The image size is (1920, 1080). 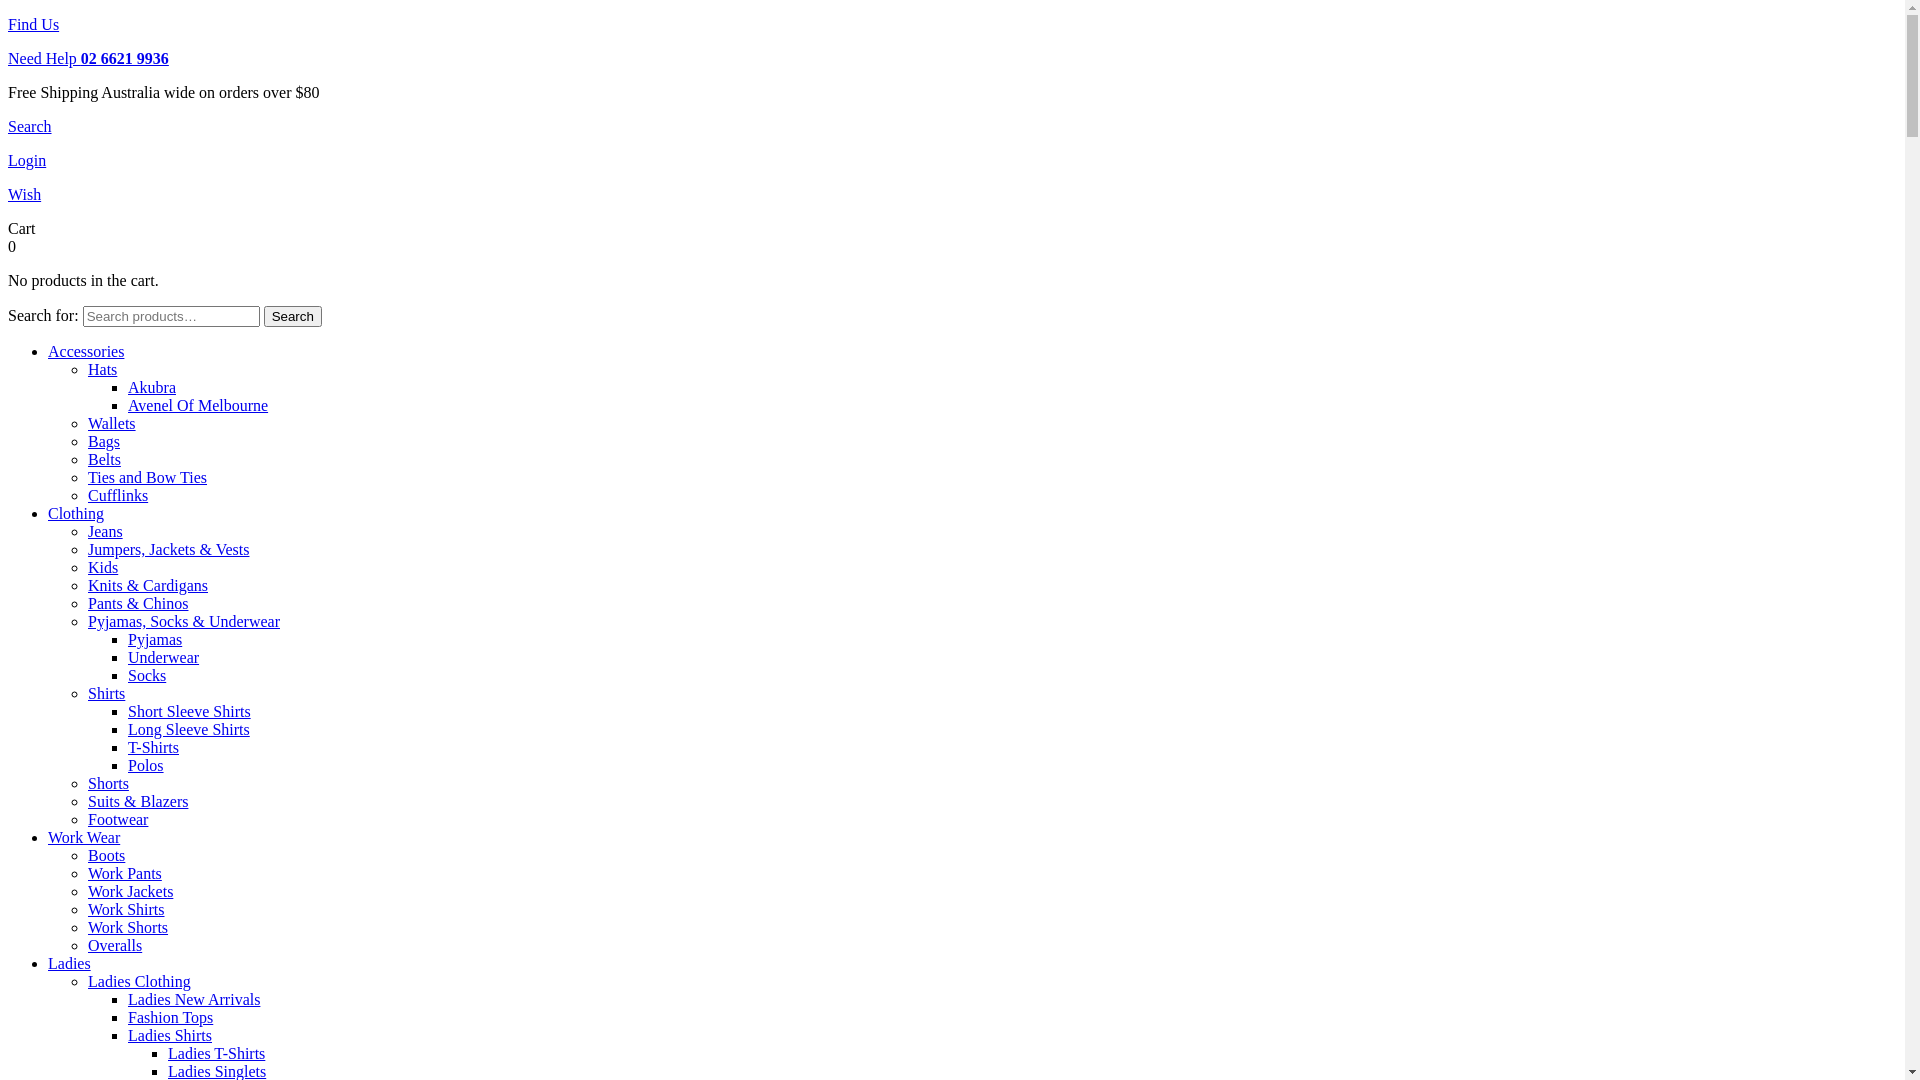 What do you see at coordinates (86, 782) in the screenshot?
I see `'Shorts'` at bounding box center [86, 782].